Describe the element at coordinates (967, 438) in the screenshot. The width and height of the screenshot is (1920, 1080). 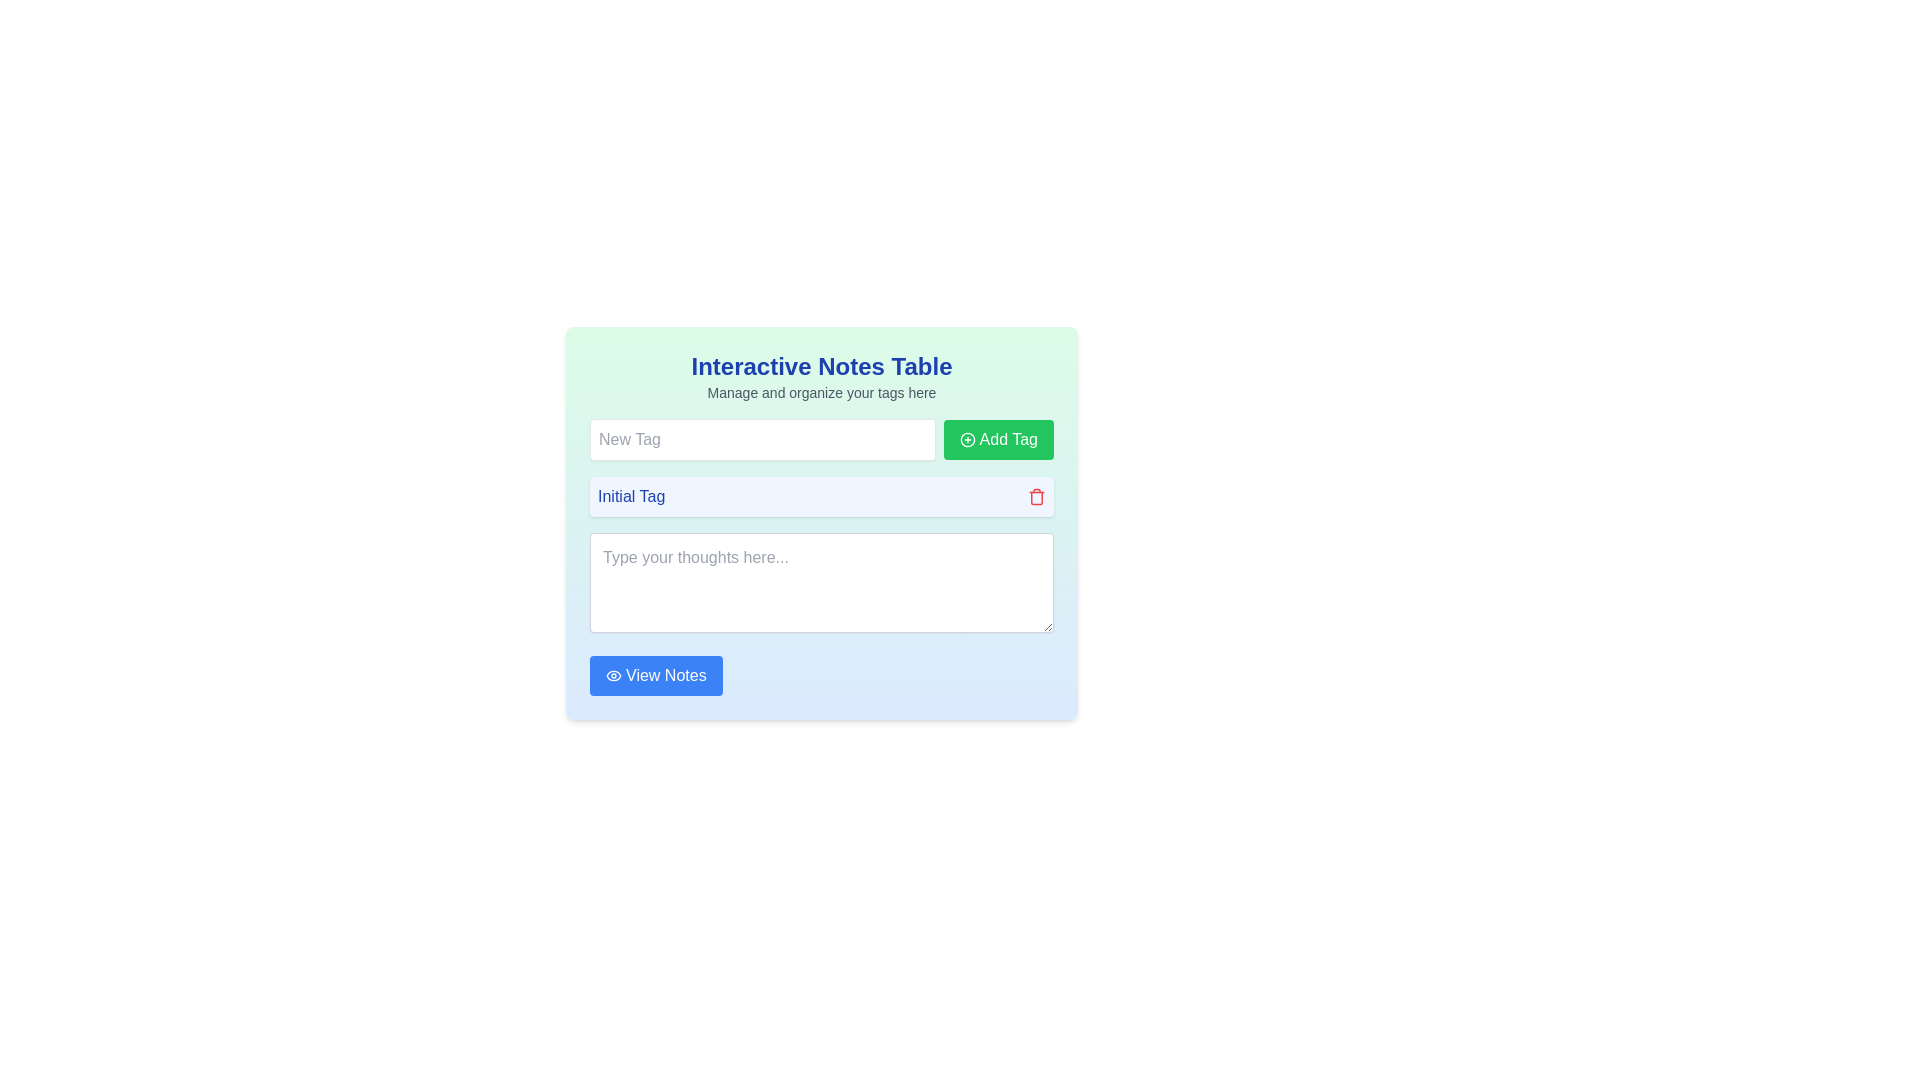
I see `the visual indication provided by the 'Add Tag' icon located at the top-right corner of the 'Add Tag' button, aligned with the text label 'Add Tag'` at that location.